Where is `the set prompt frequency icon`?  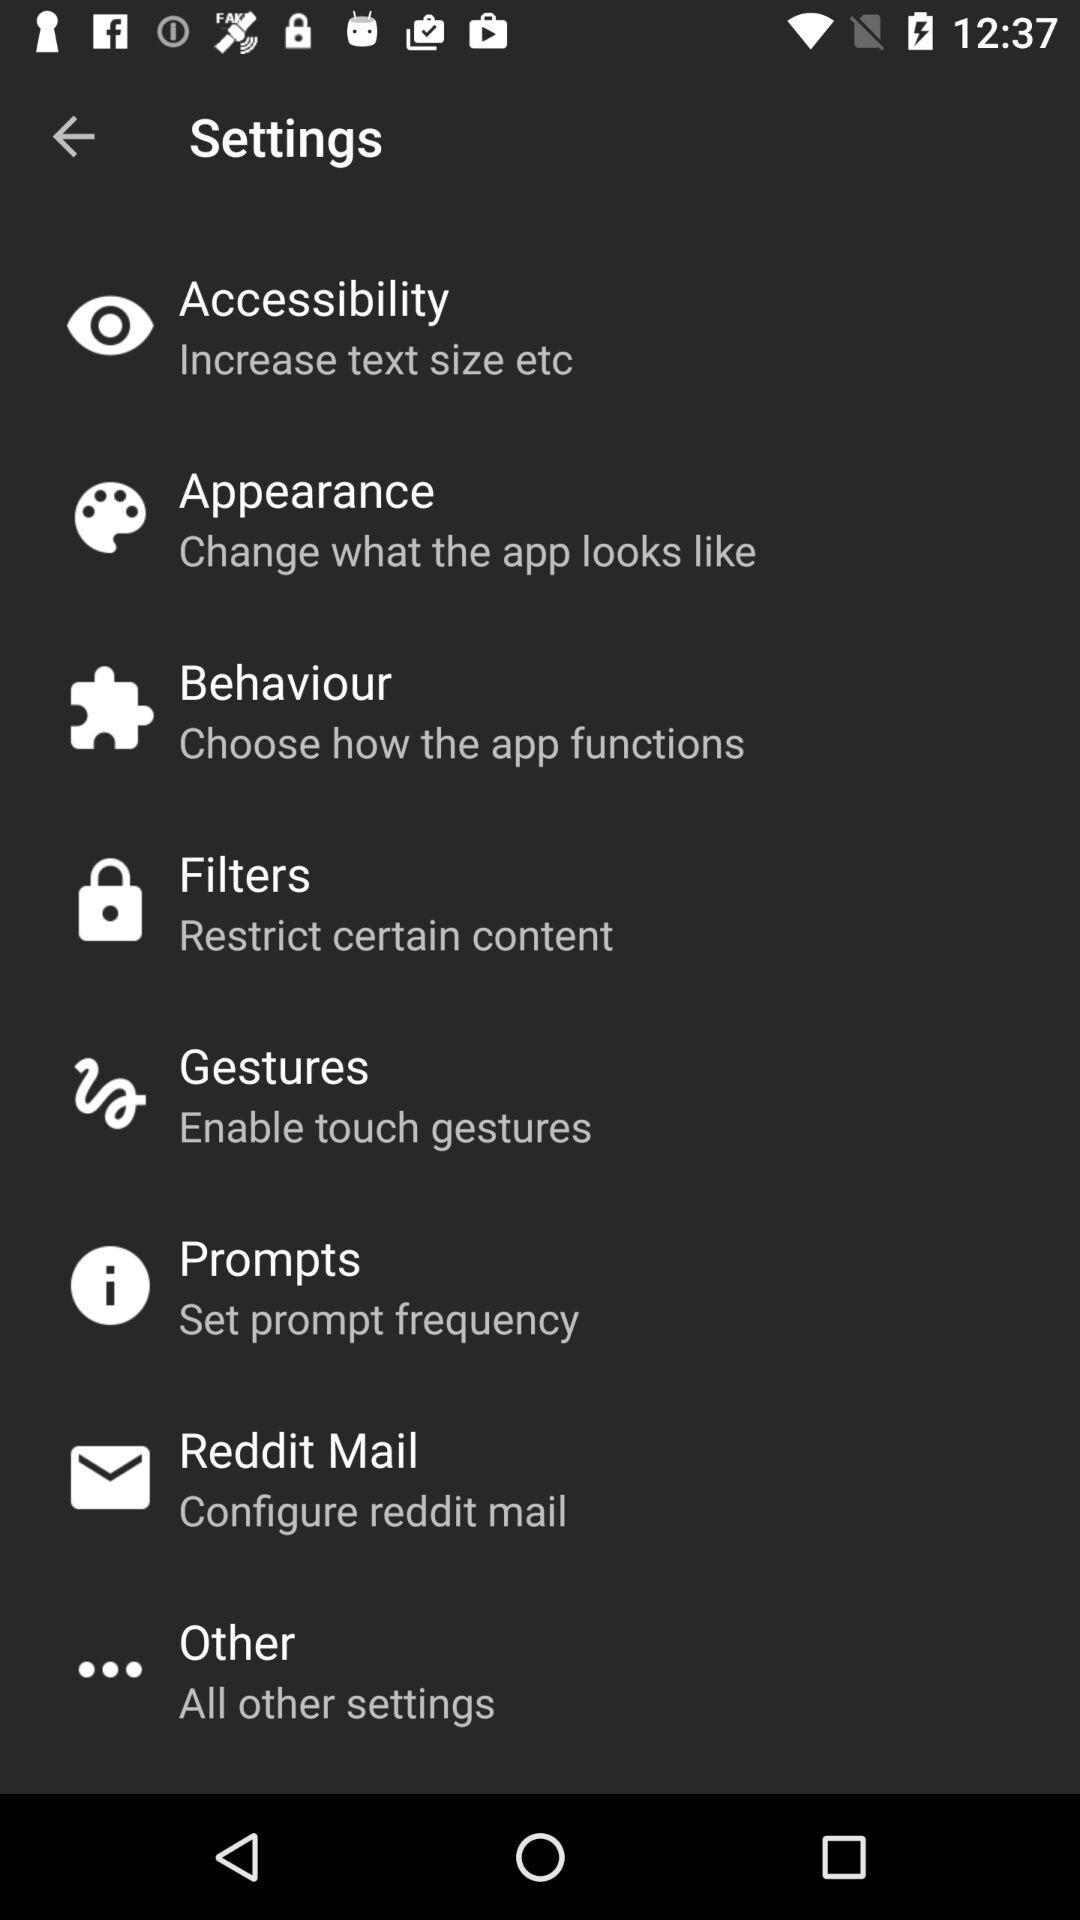
the set prompt frequency icon is located at coordinates (379, 1317).